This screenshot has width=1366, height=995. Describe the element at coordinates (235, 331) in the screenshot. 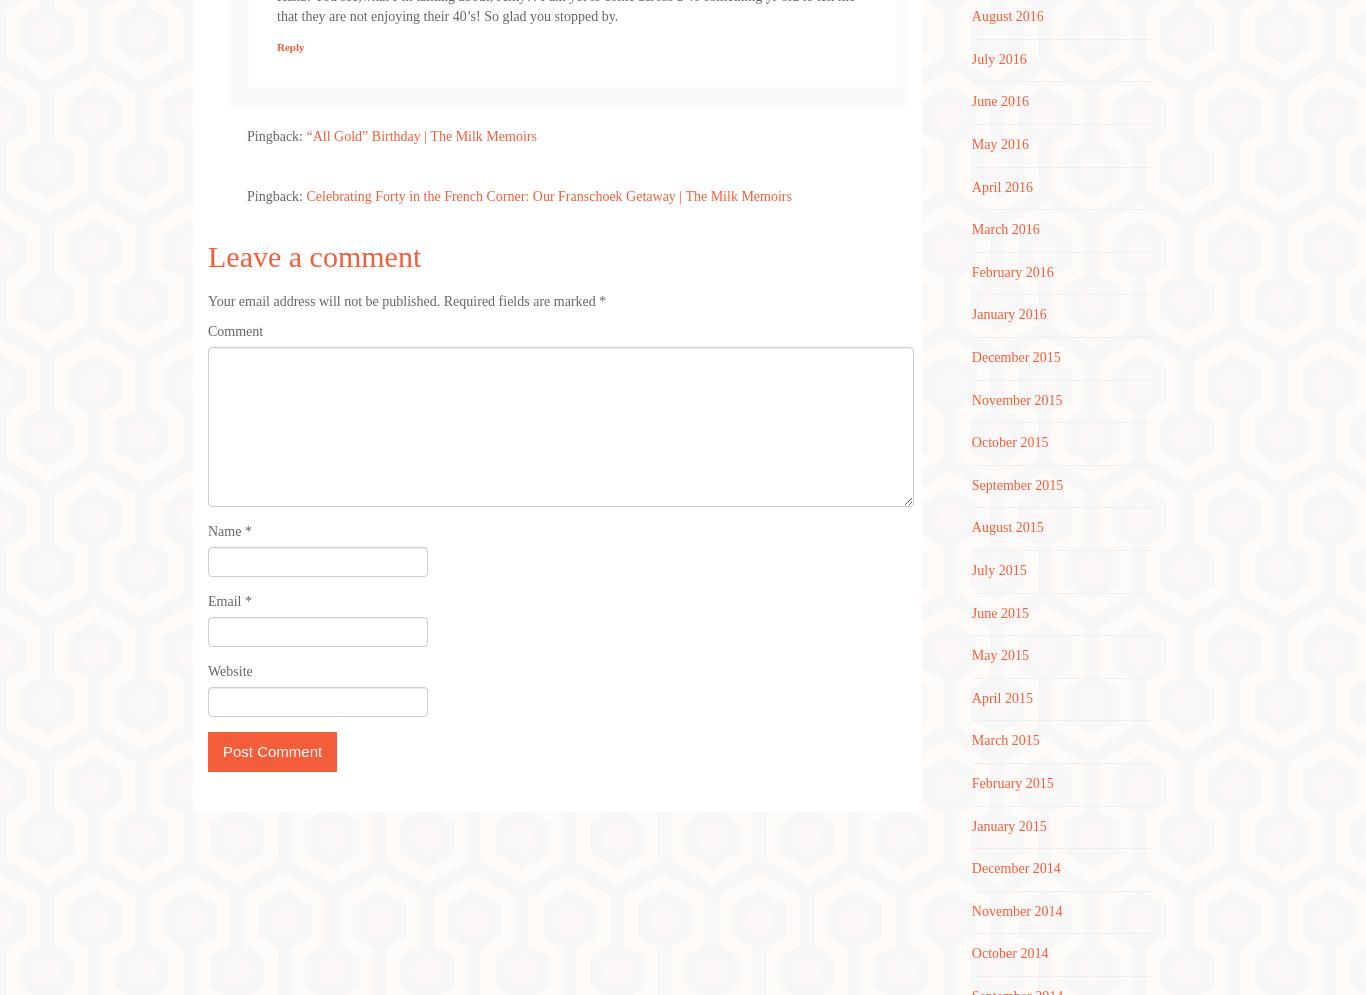

I see `'Comment'` at that location.